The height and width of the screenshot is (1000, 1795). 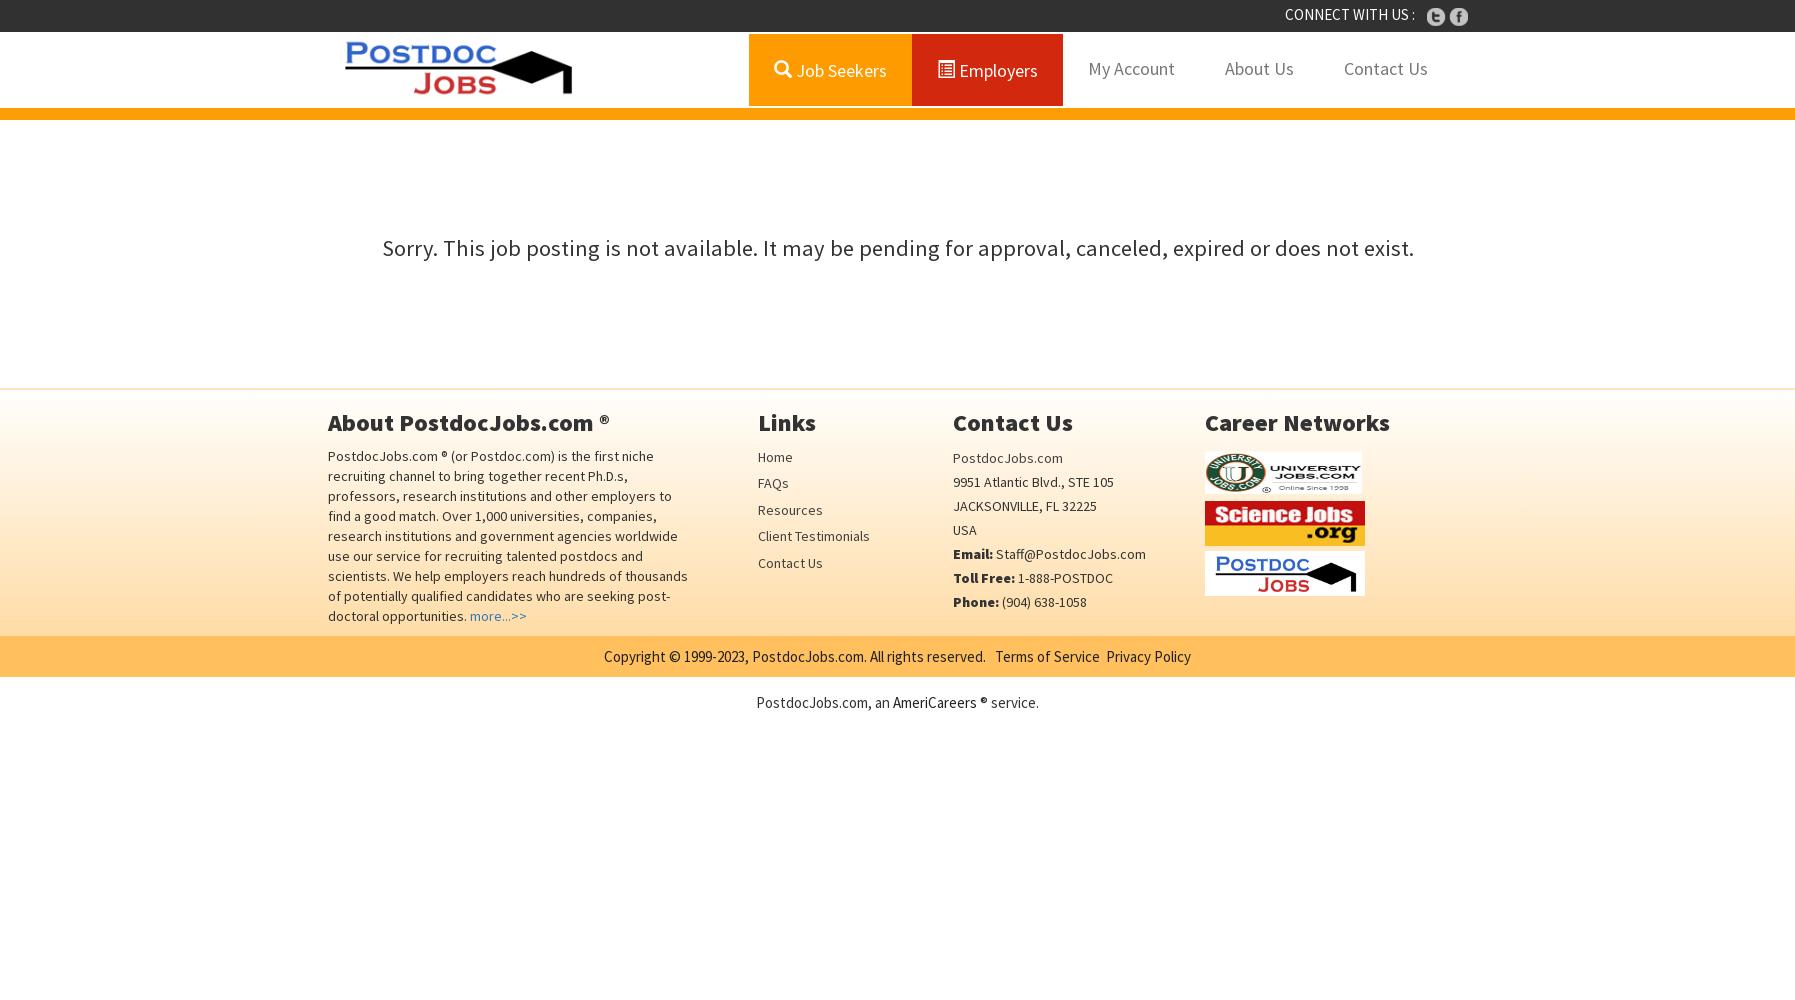 I want to click on 'Employers', so click(x=995, y=68).